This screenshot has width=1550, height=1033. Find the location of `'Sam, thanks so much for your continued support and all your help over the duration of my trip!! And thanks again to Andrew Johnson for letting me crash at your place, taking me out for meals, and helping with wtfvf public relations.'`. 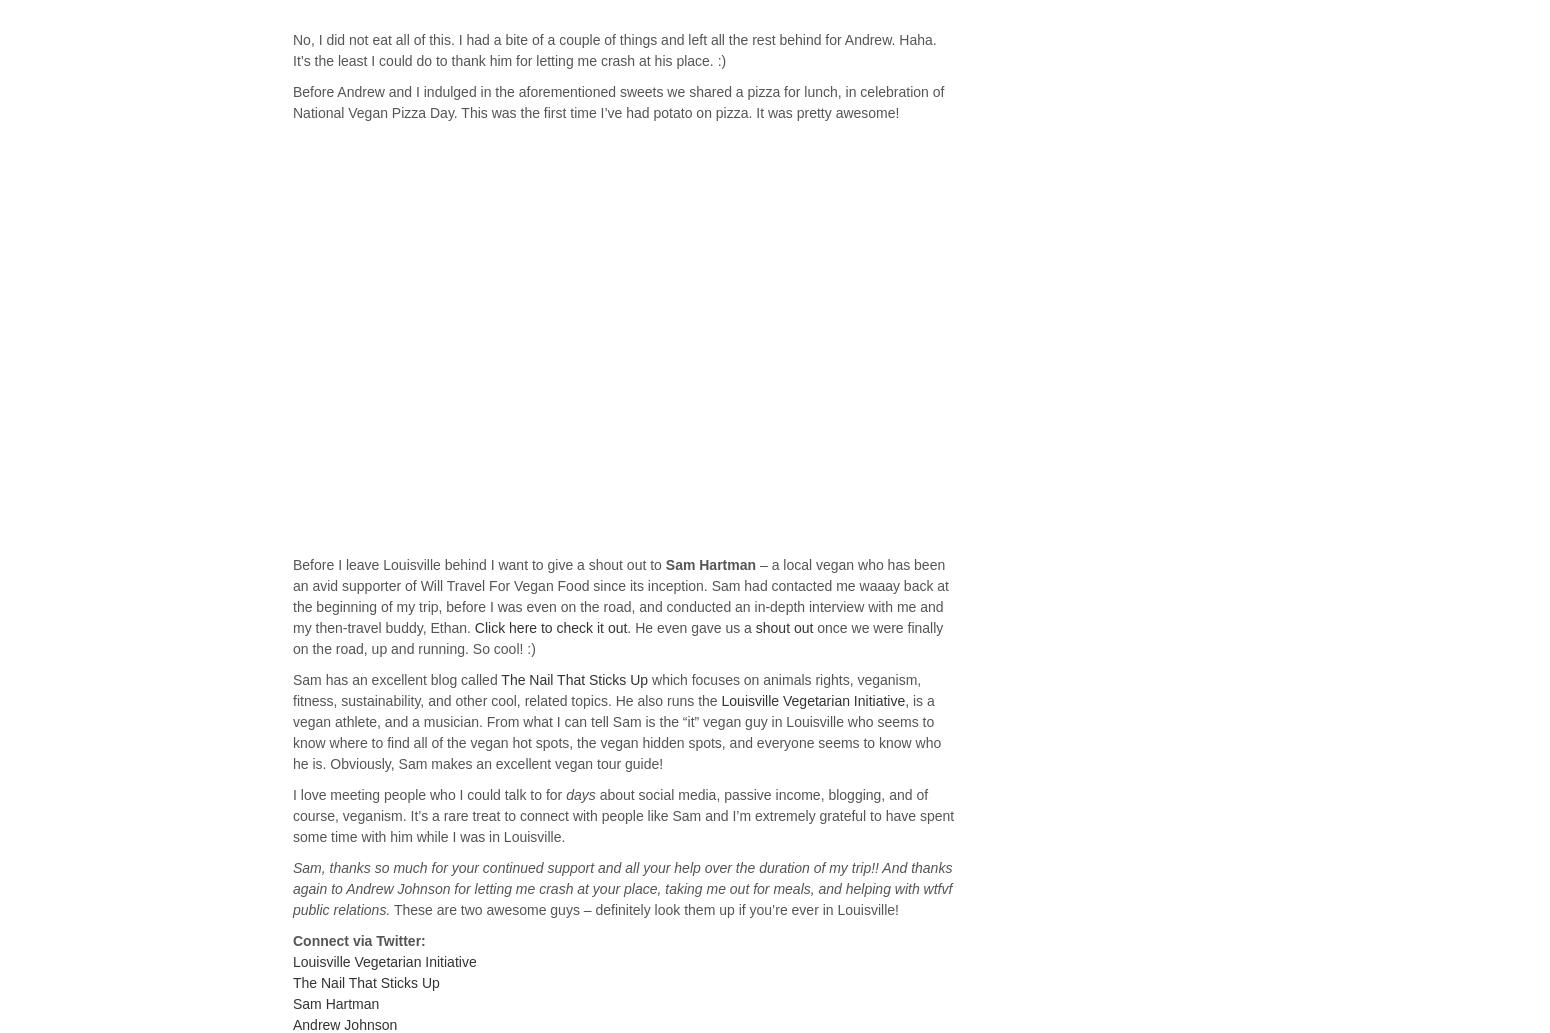

'Sam, thanks so much for your continued support and all your help over the duration of my trip!! And thanks again to Andrew Johnson for letting me crash at your place, taking me out for meals, and helping with wtfvf public relations.' is located at coordinates (292, 887).